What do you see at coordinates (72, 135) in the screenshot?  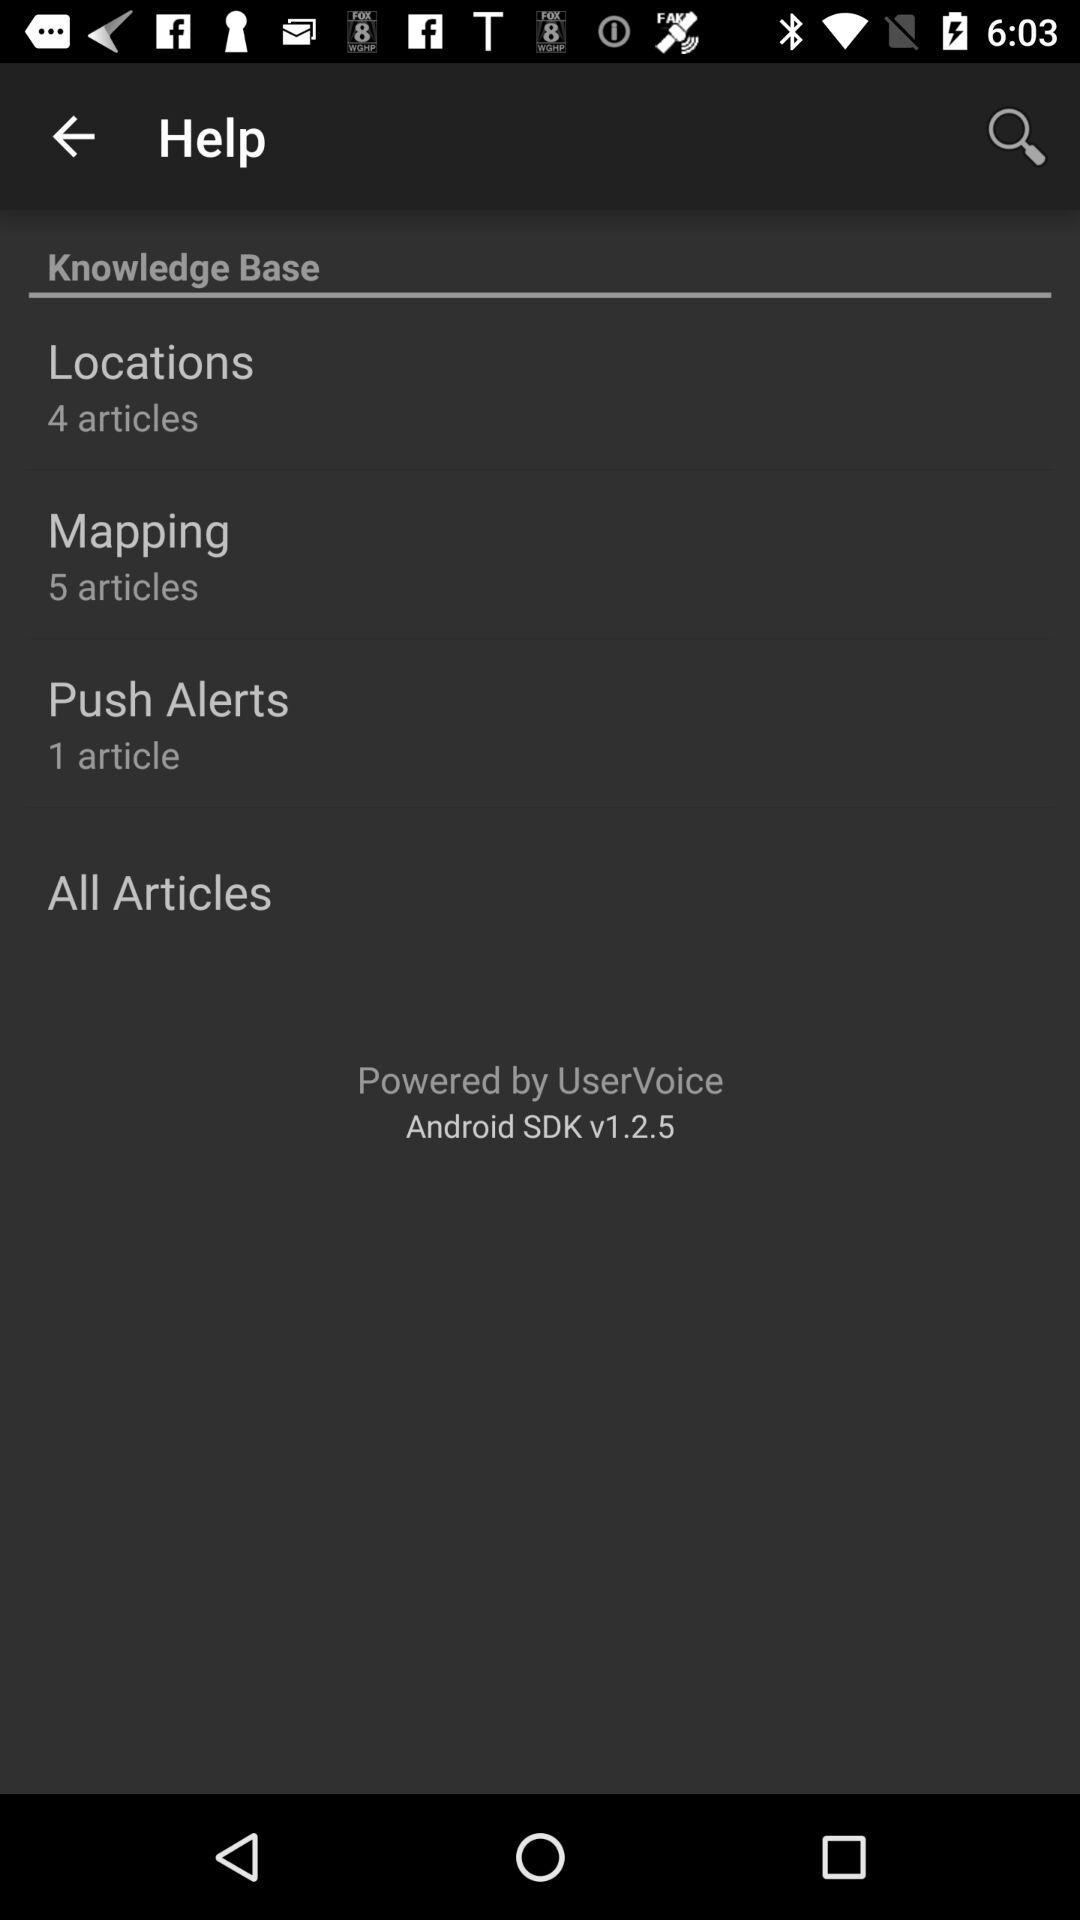 I see `the icon above knowledge base item` at bounding box center [72, 135].